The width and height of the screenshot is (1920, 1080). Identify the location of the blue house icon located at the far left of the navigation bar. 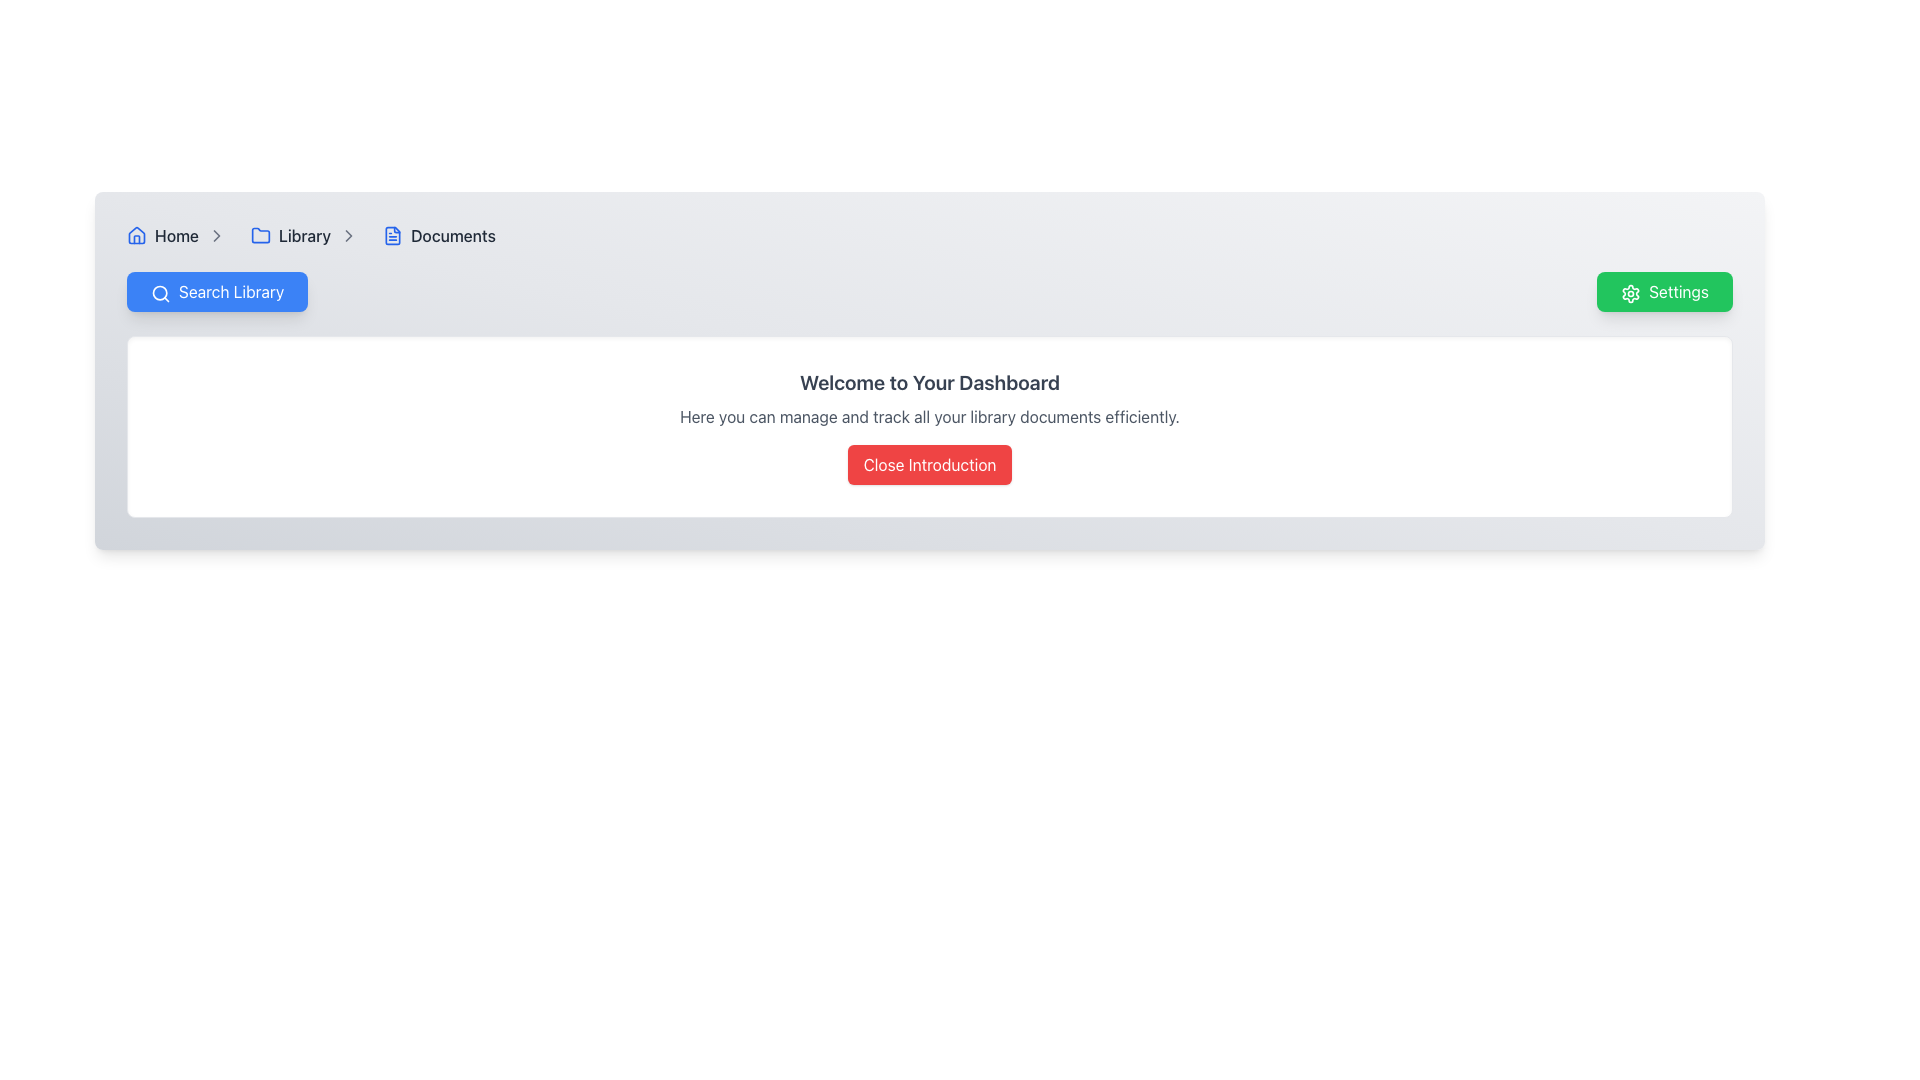
(136, 234).